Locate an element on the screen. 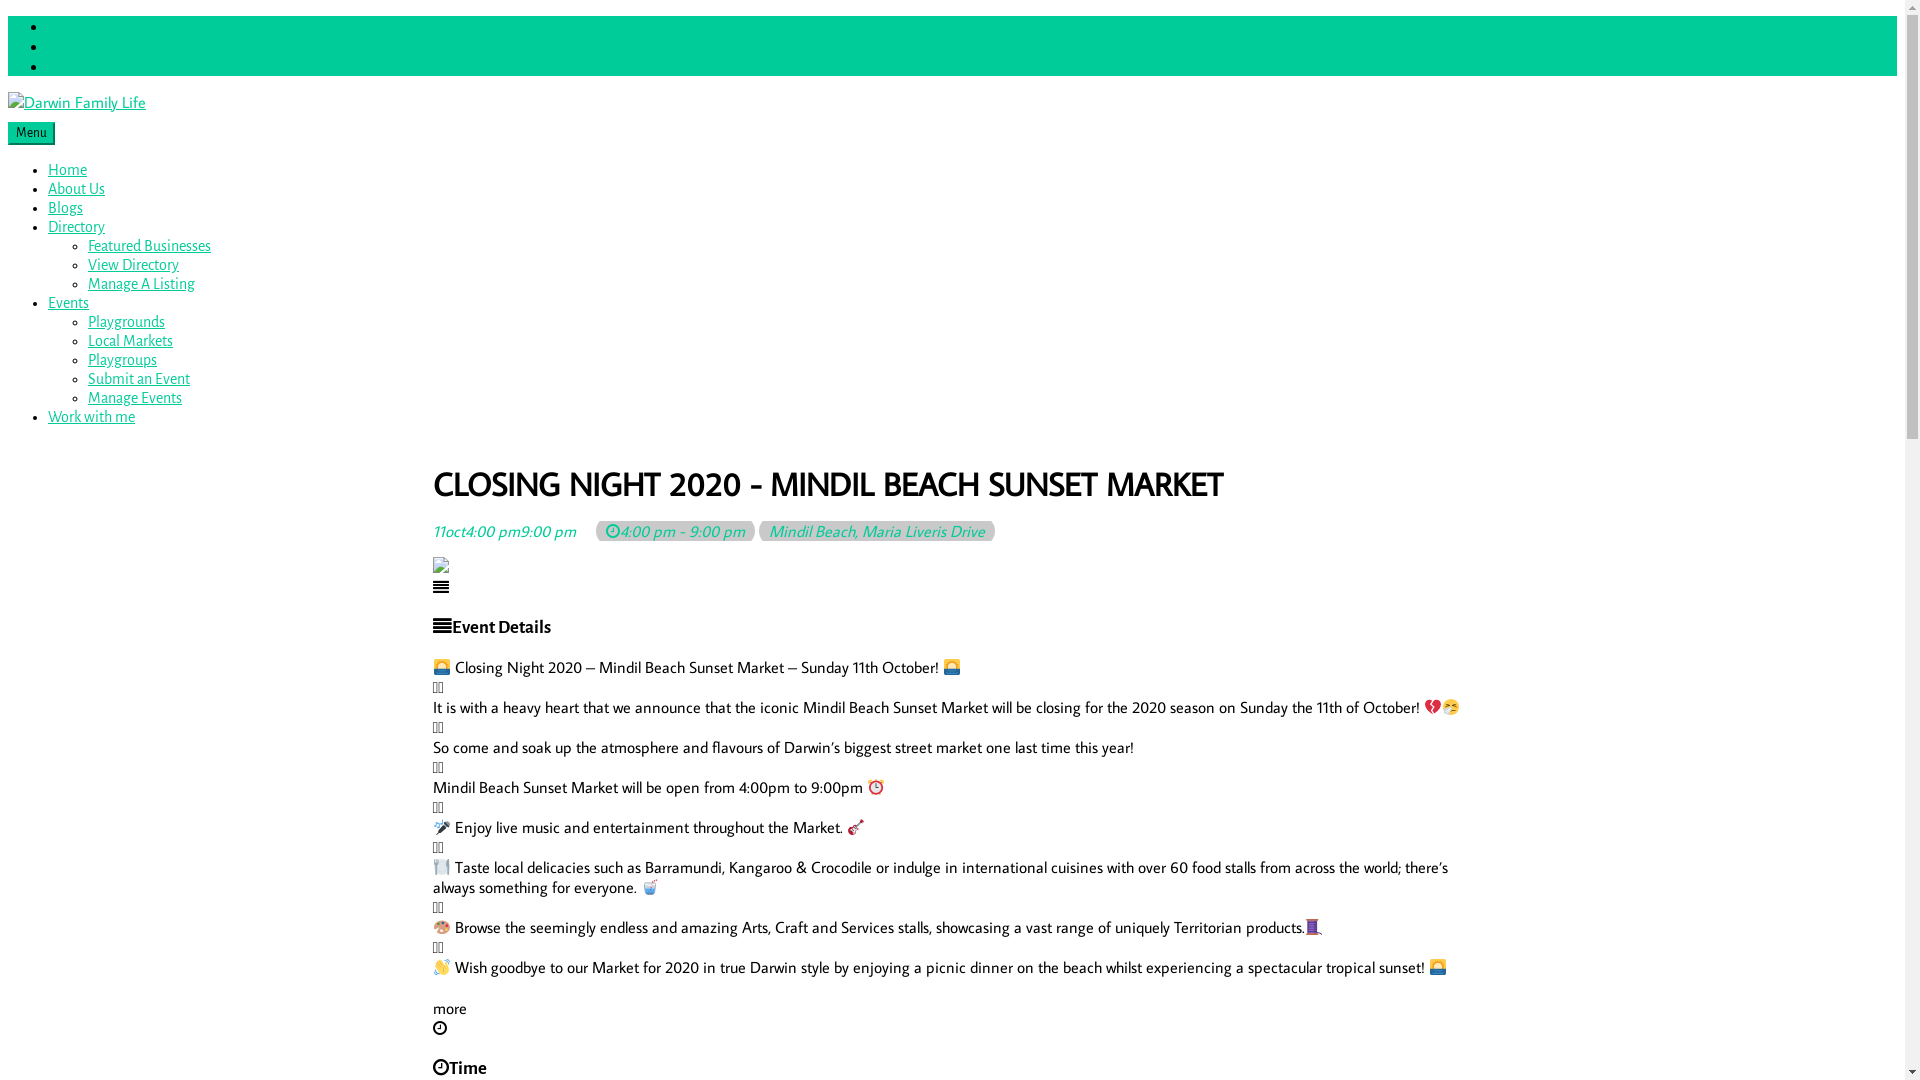  'About Us' is located at coordinates (76, 189).